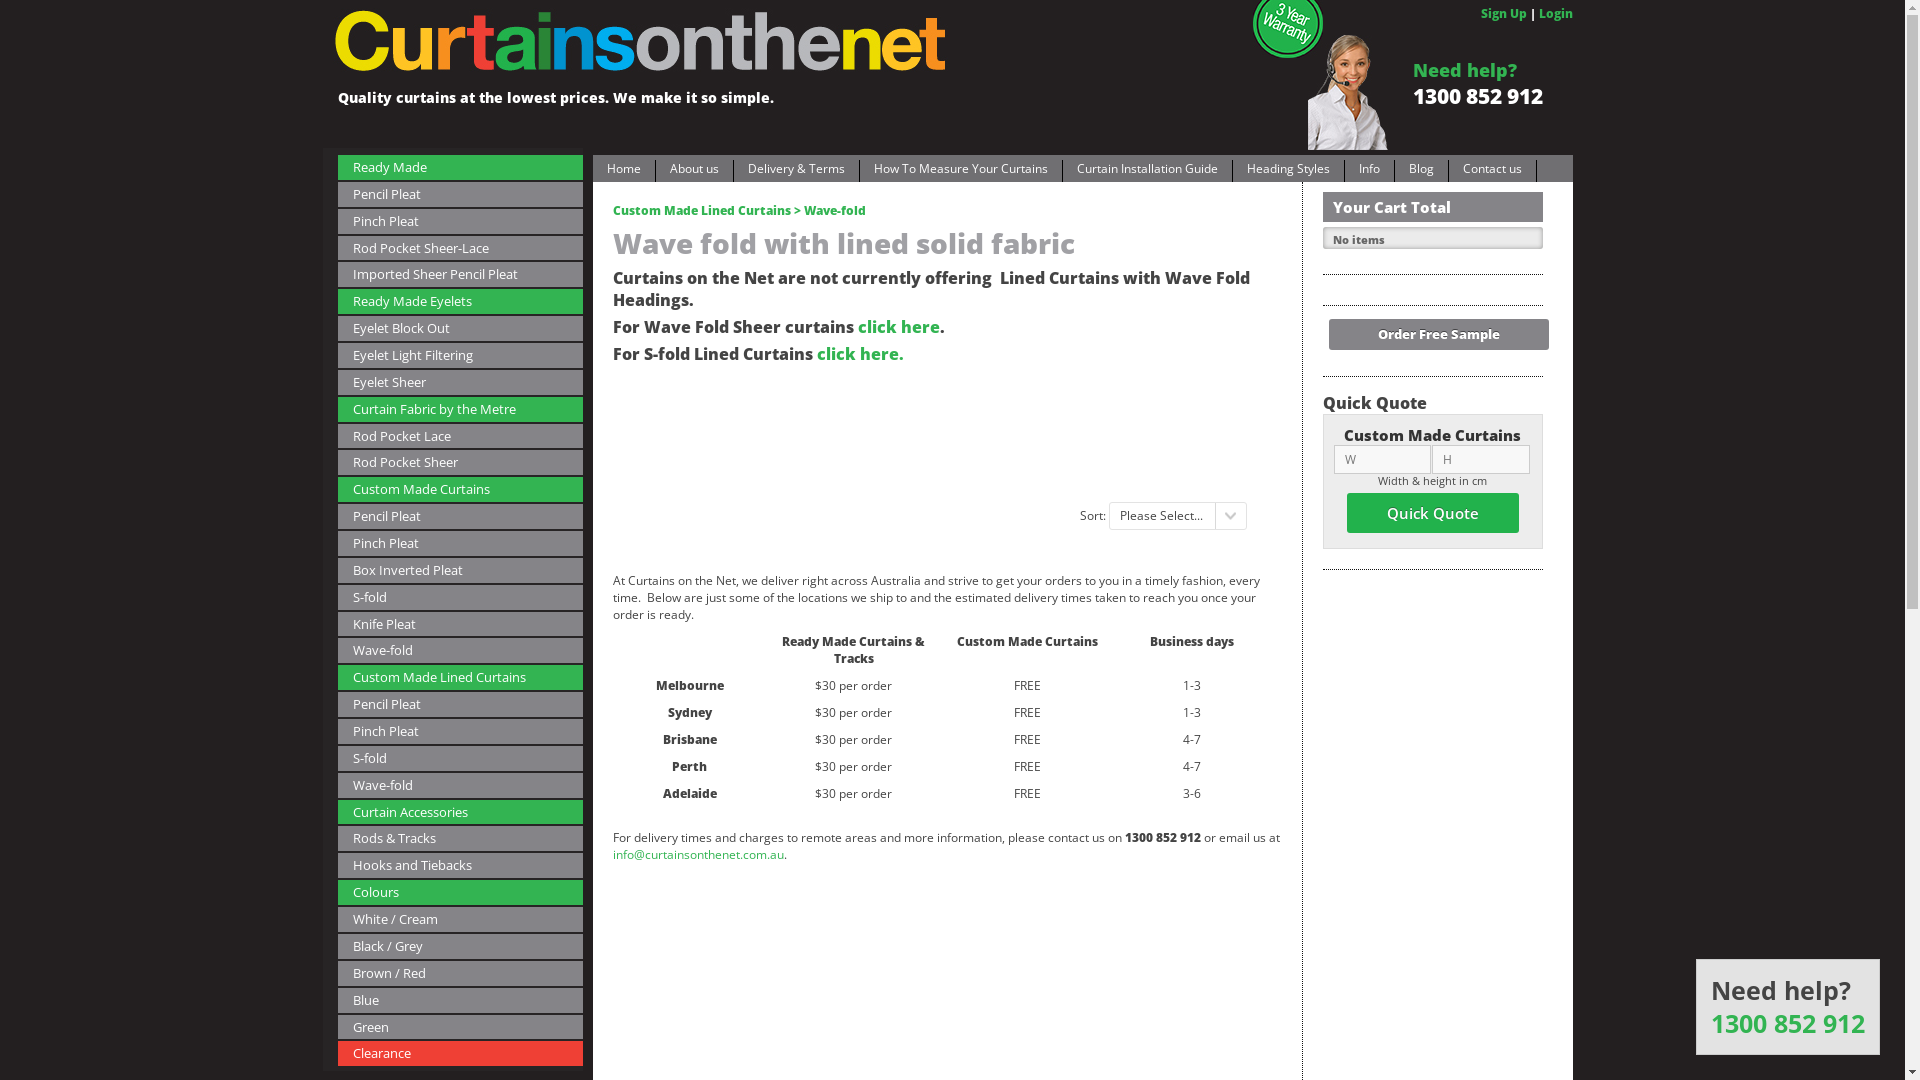  Describe the element at coordinates (1479, 13) in the screenshot. I see `'Sign Up'` at that location.